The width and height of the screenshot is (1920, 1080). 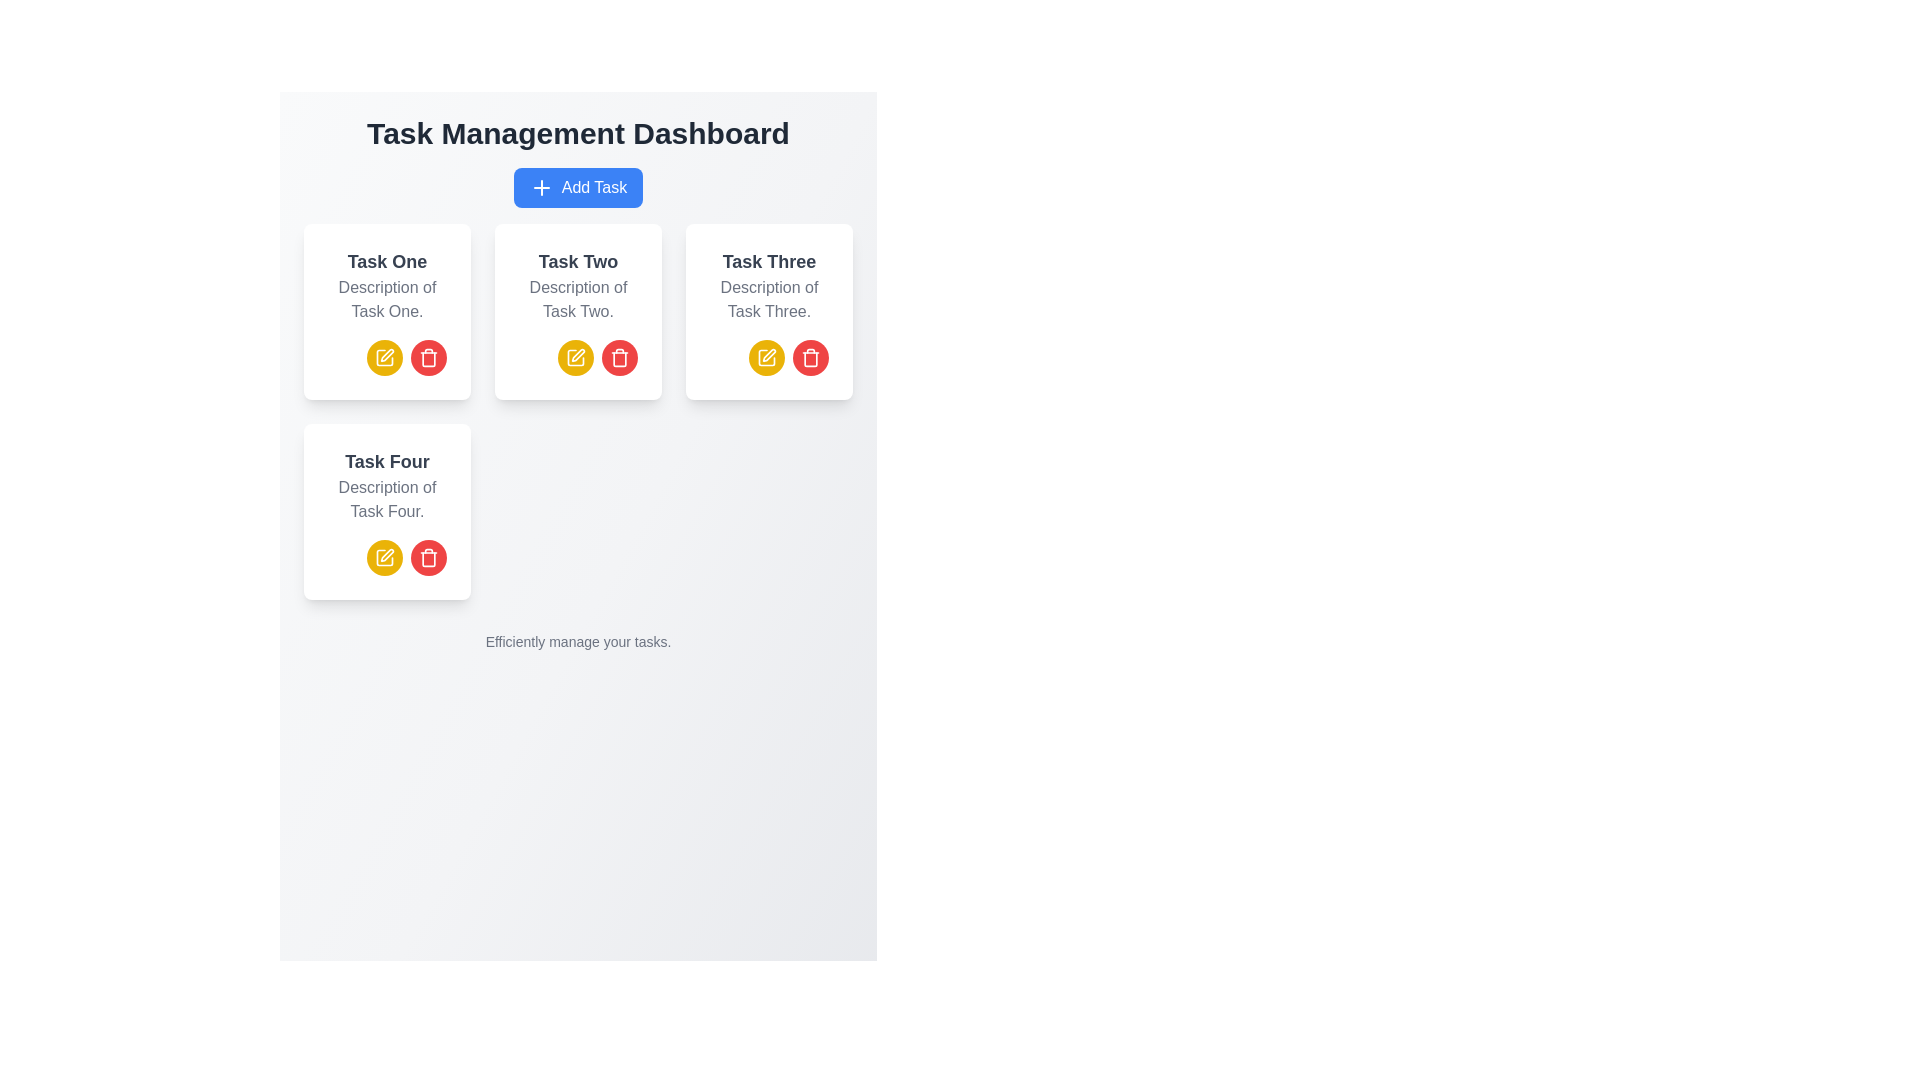 I want to click on the edit button for 'Task Two', so click(x=577, y=354).